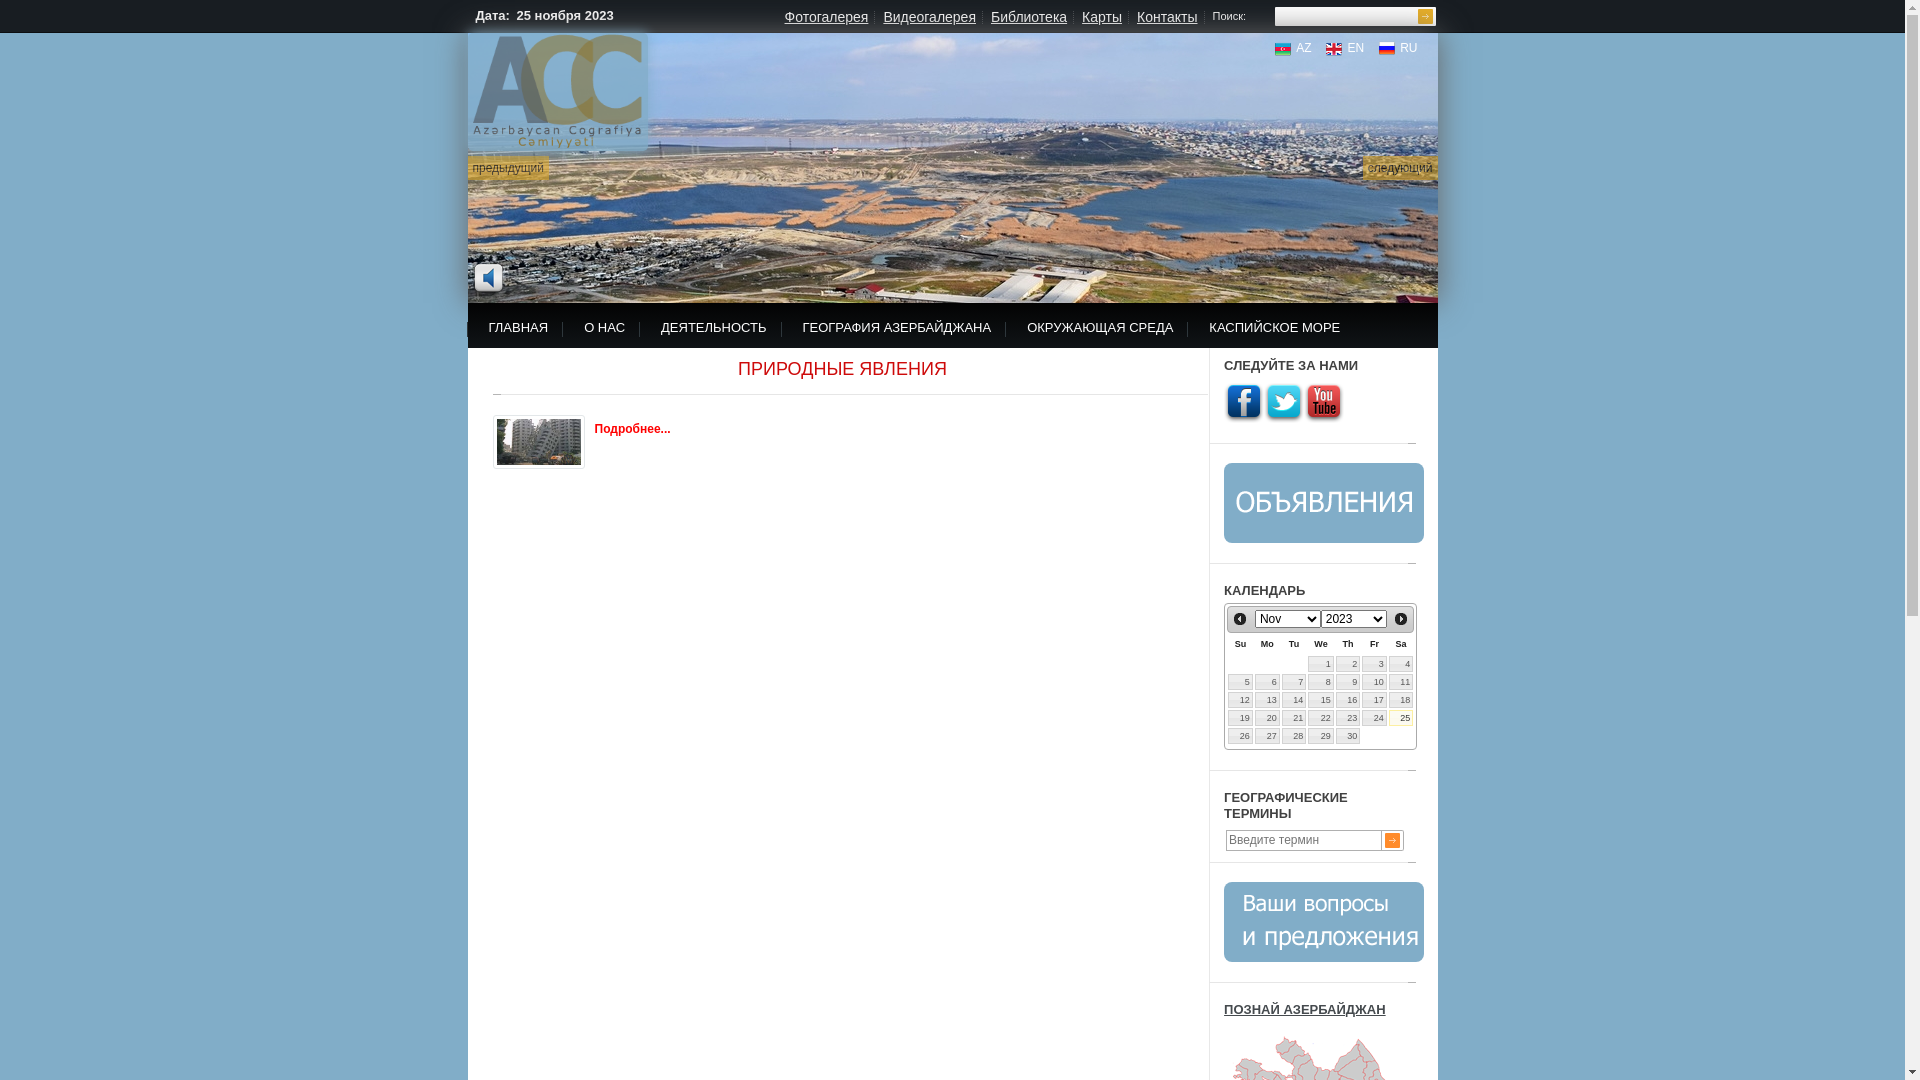 The image size is (1920, 1080). I want to click on '3', so click(1372, 663).